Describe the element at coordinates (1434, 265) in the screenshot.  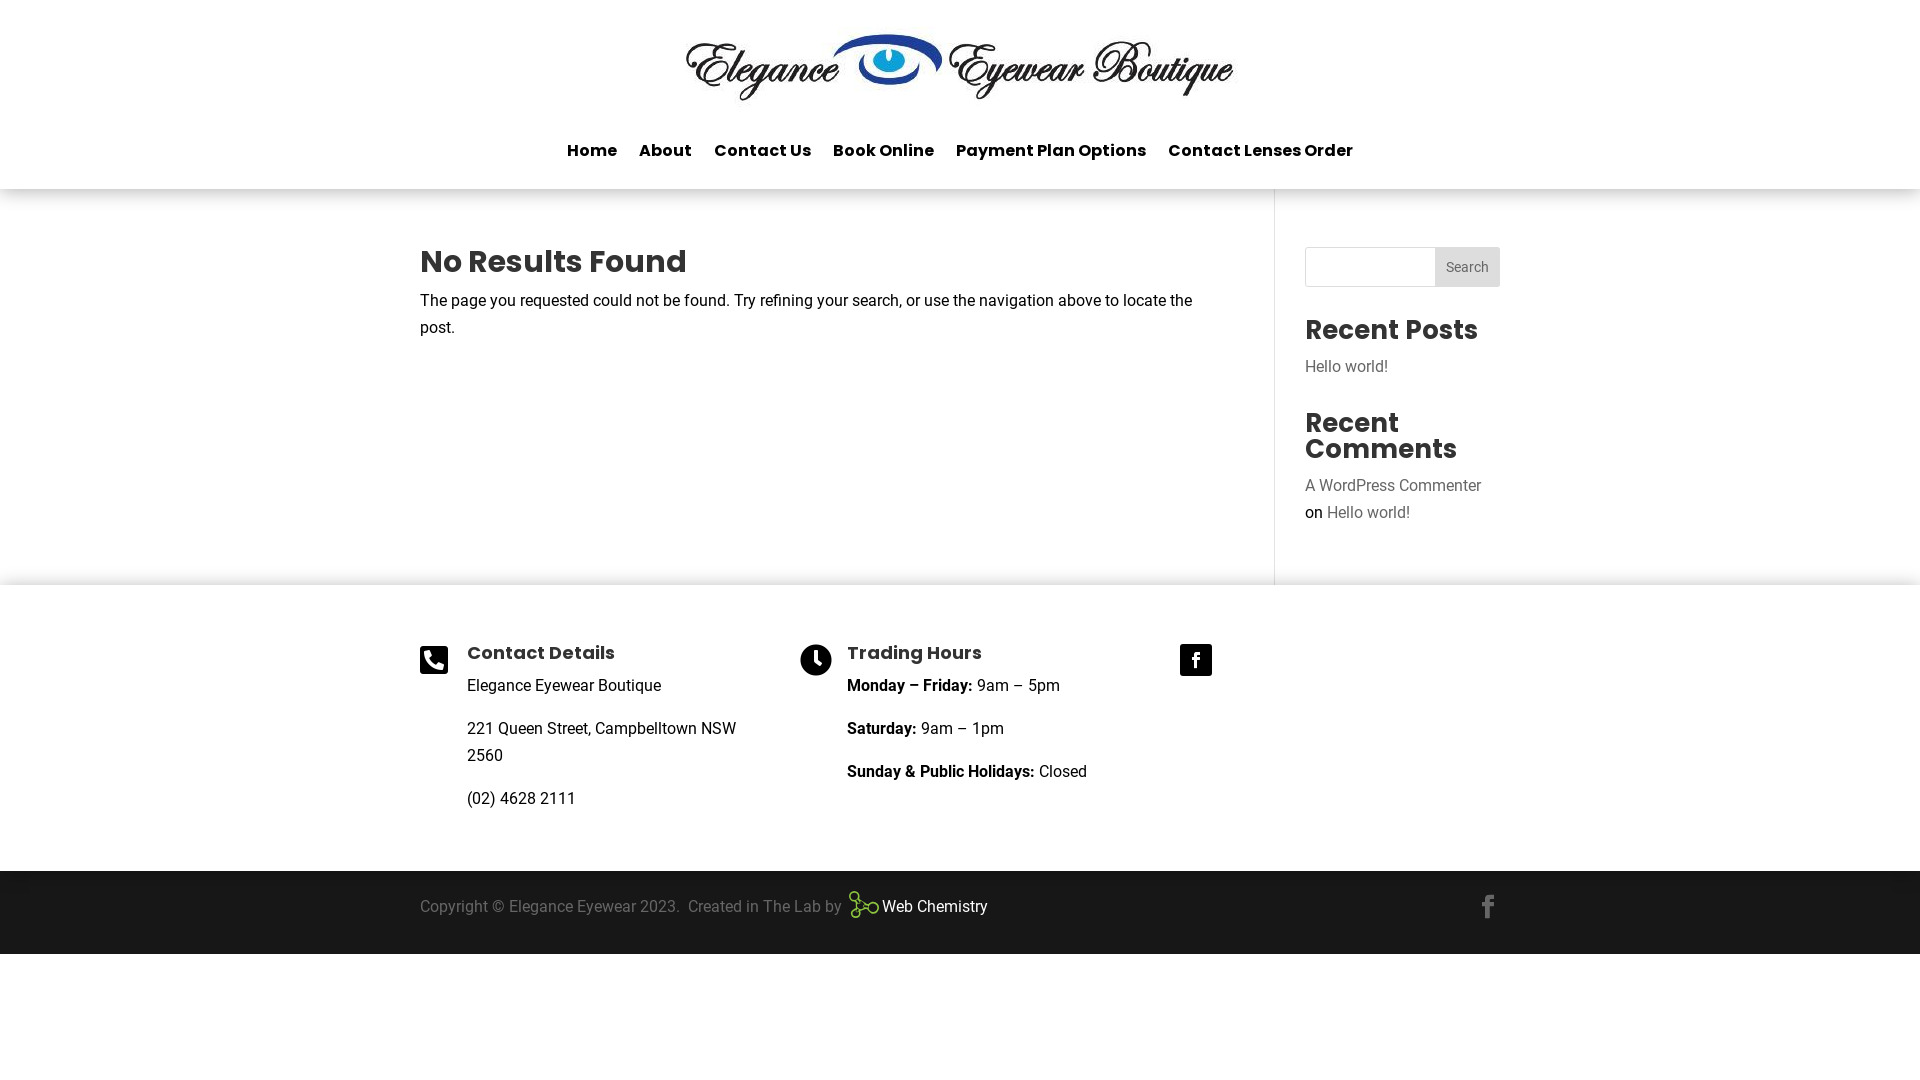
I see `'Search'` at that location.